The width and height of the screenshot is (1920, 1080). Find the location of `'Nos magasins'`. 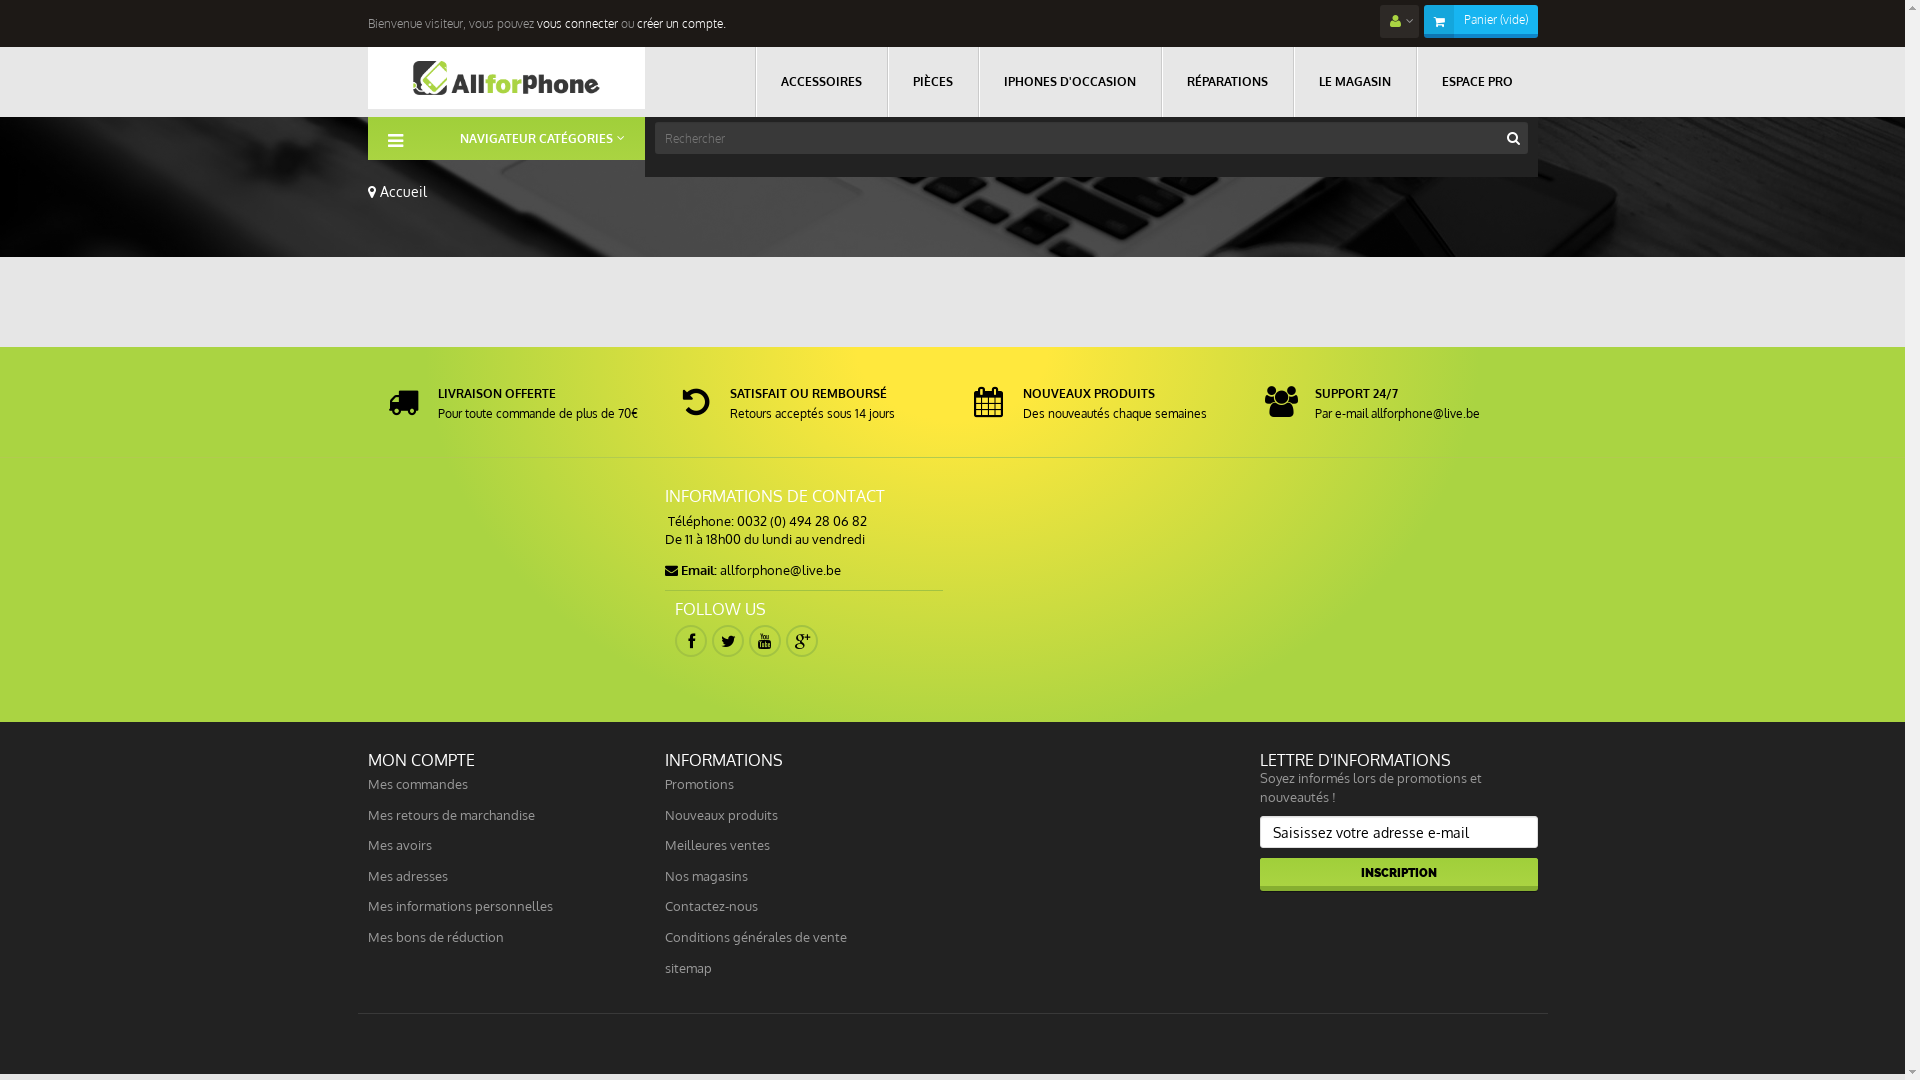

'Nos magasins' is located at coordinates (706, 874).